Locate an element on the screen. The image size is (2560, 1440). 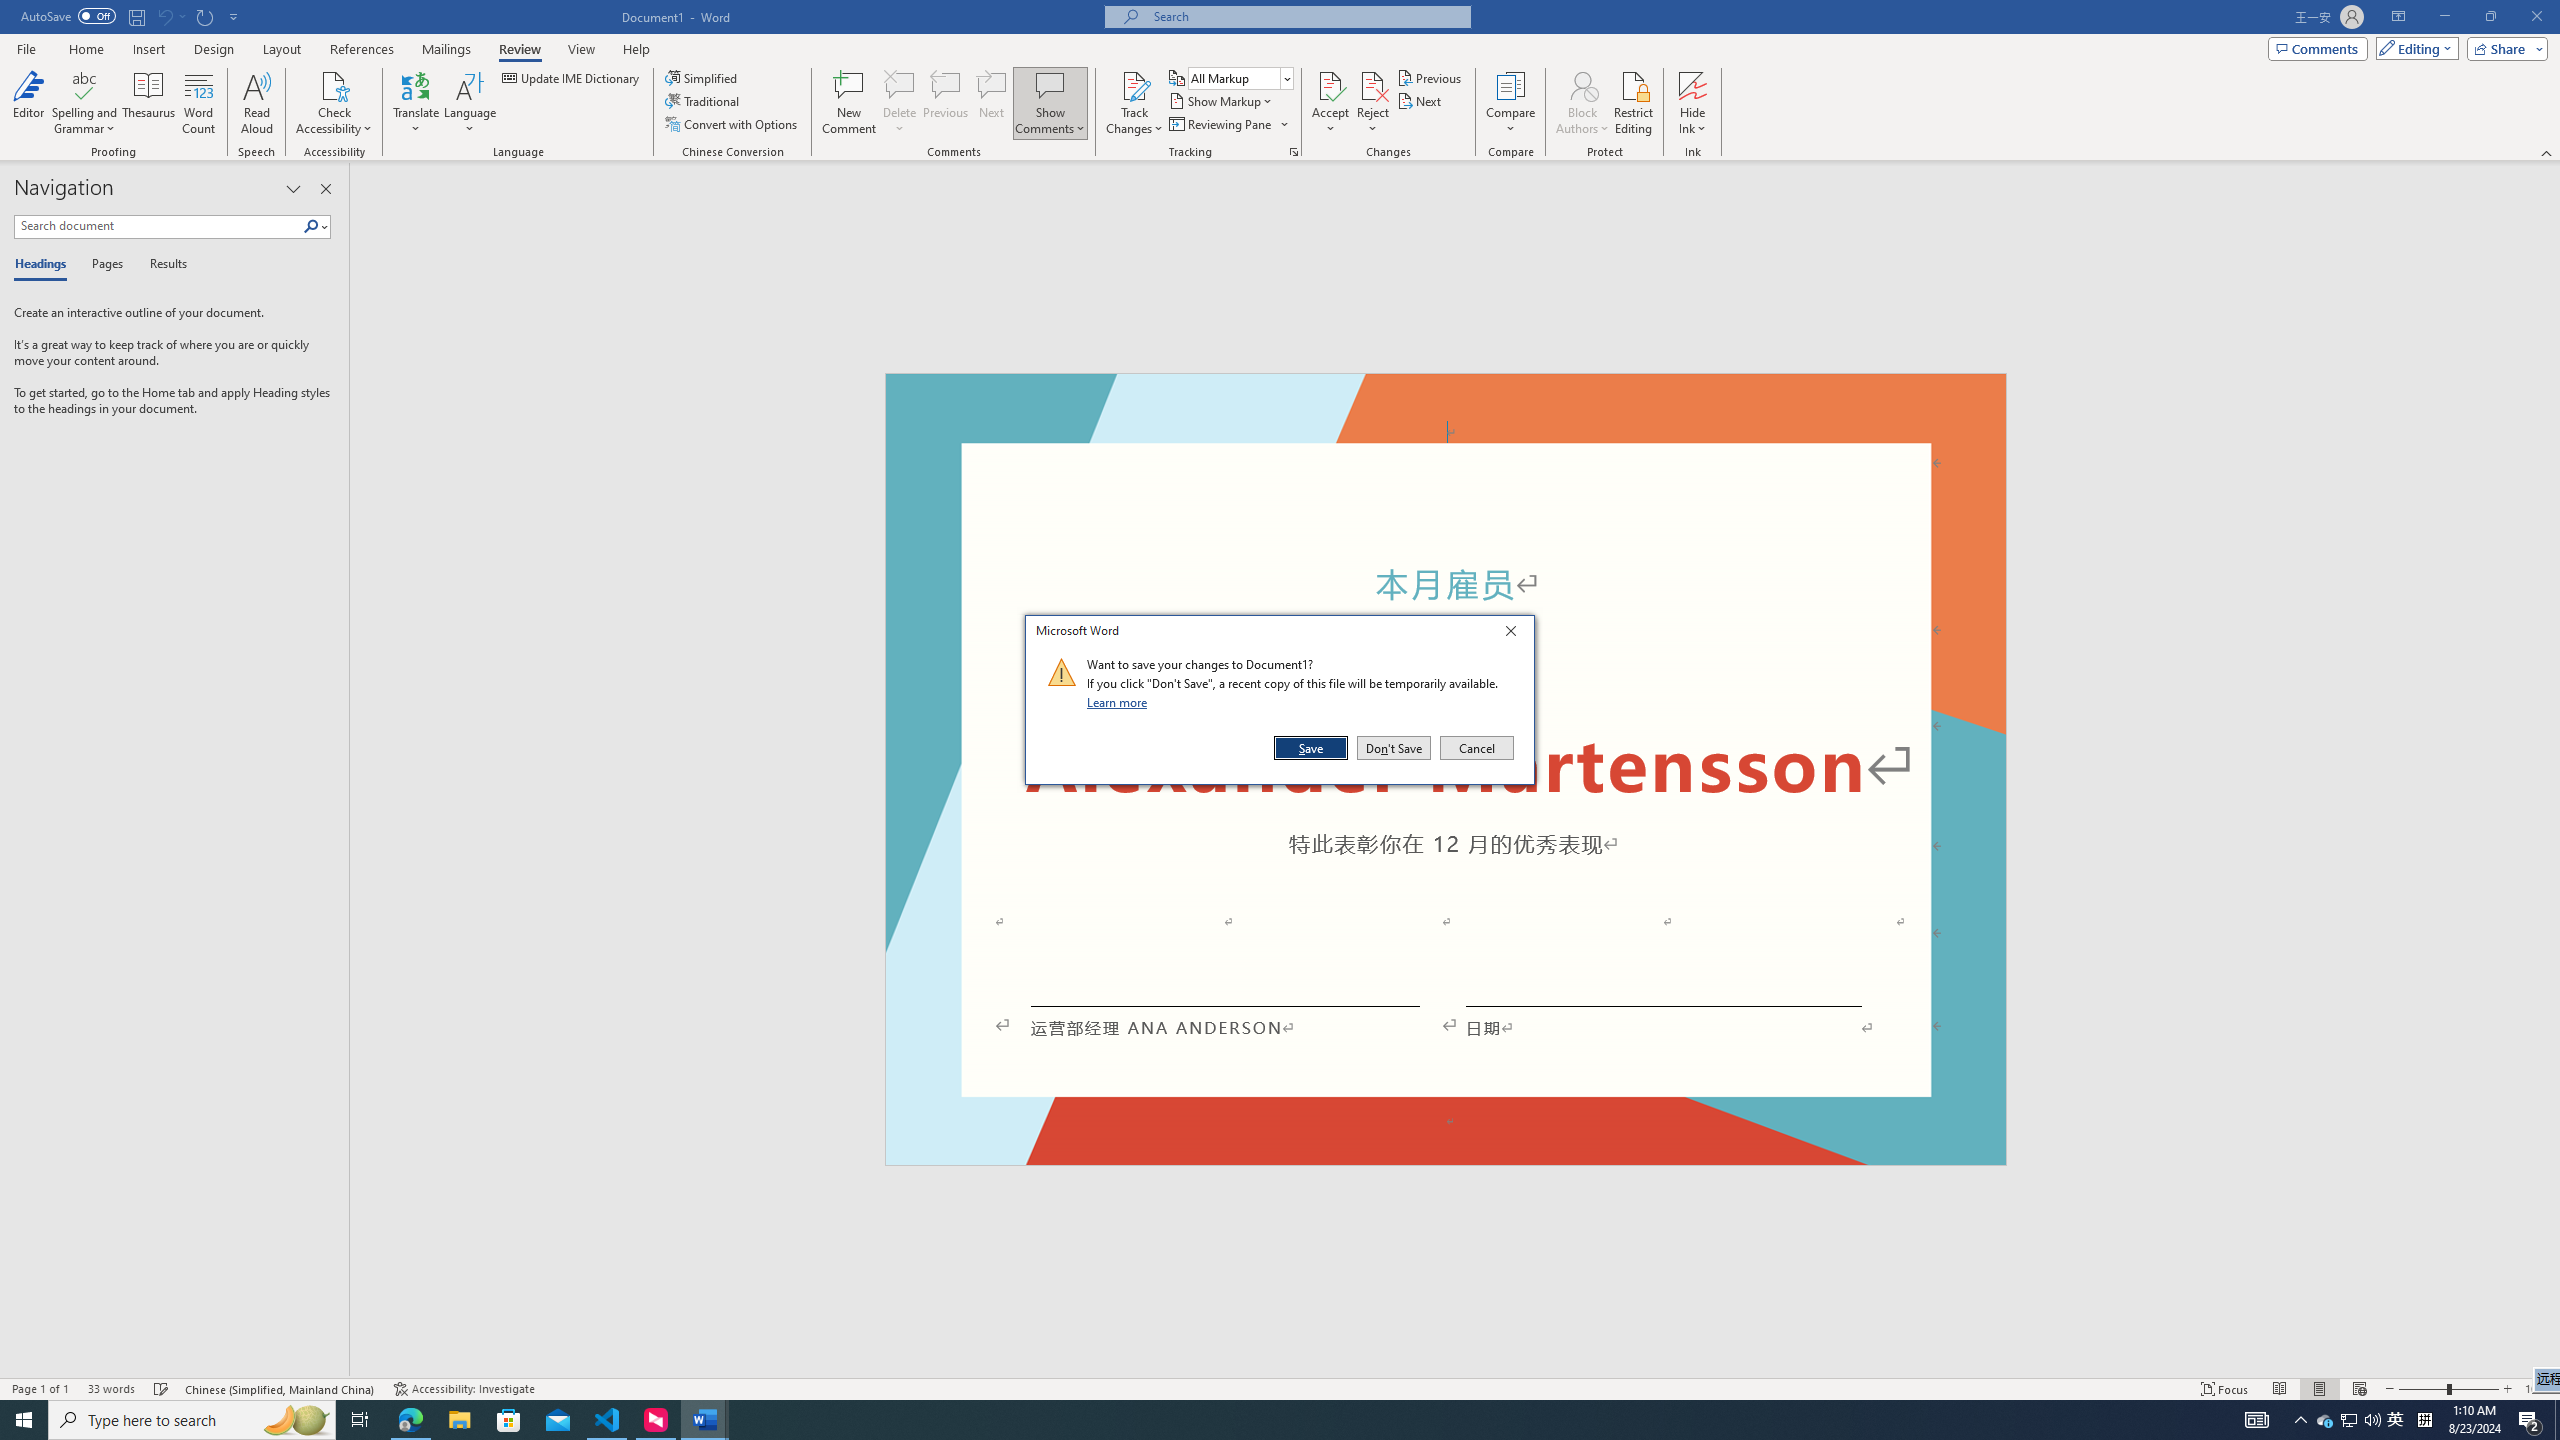
'Share' is located at coordinates (2502, 47).